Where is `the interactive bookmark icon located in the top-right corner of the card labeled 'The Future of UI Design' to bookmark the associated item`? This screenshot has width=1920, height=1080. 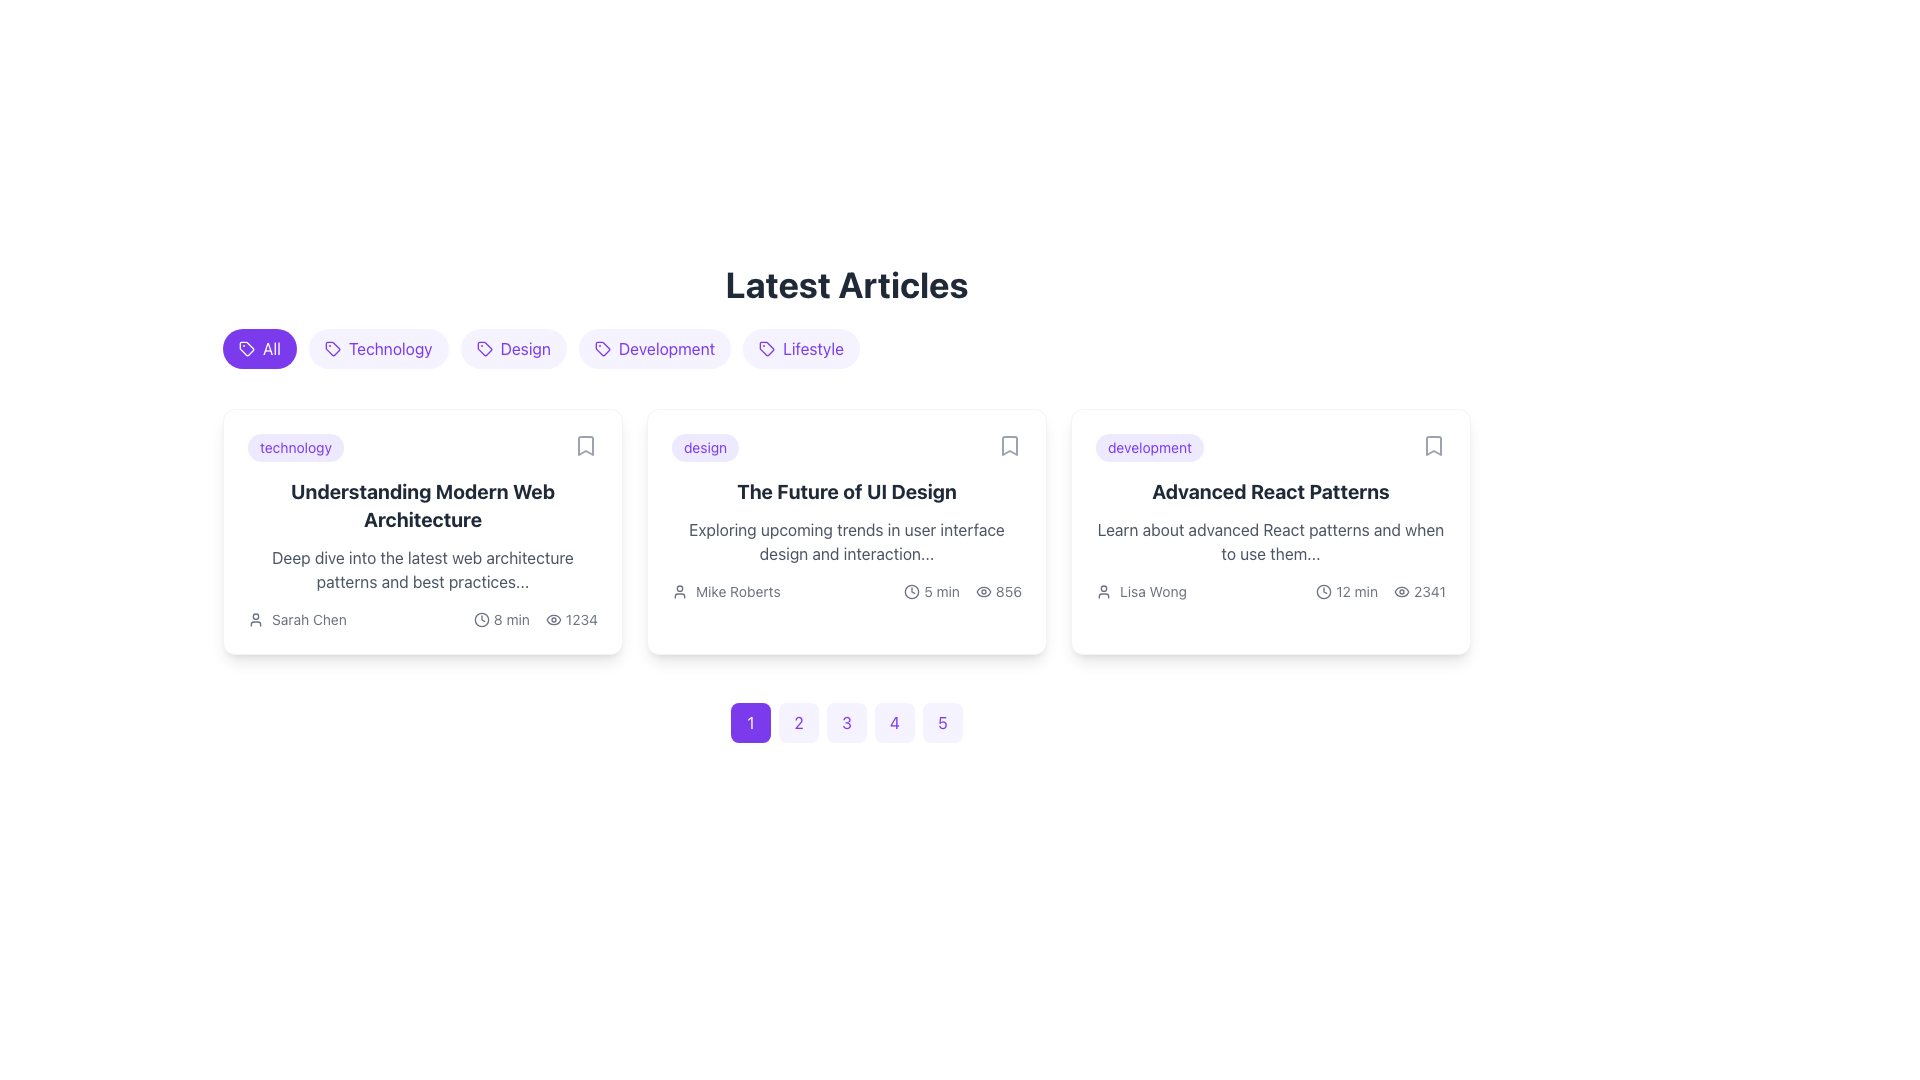
the interactive bookmark icon located in the top-right corner of the card labeled 'The Future of UI Design' to bookmark the associated item is located at coordinates (1009, 445).